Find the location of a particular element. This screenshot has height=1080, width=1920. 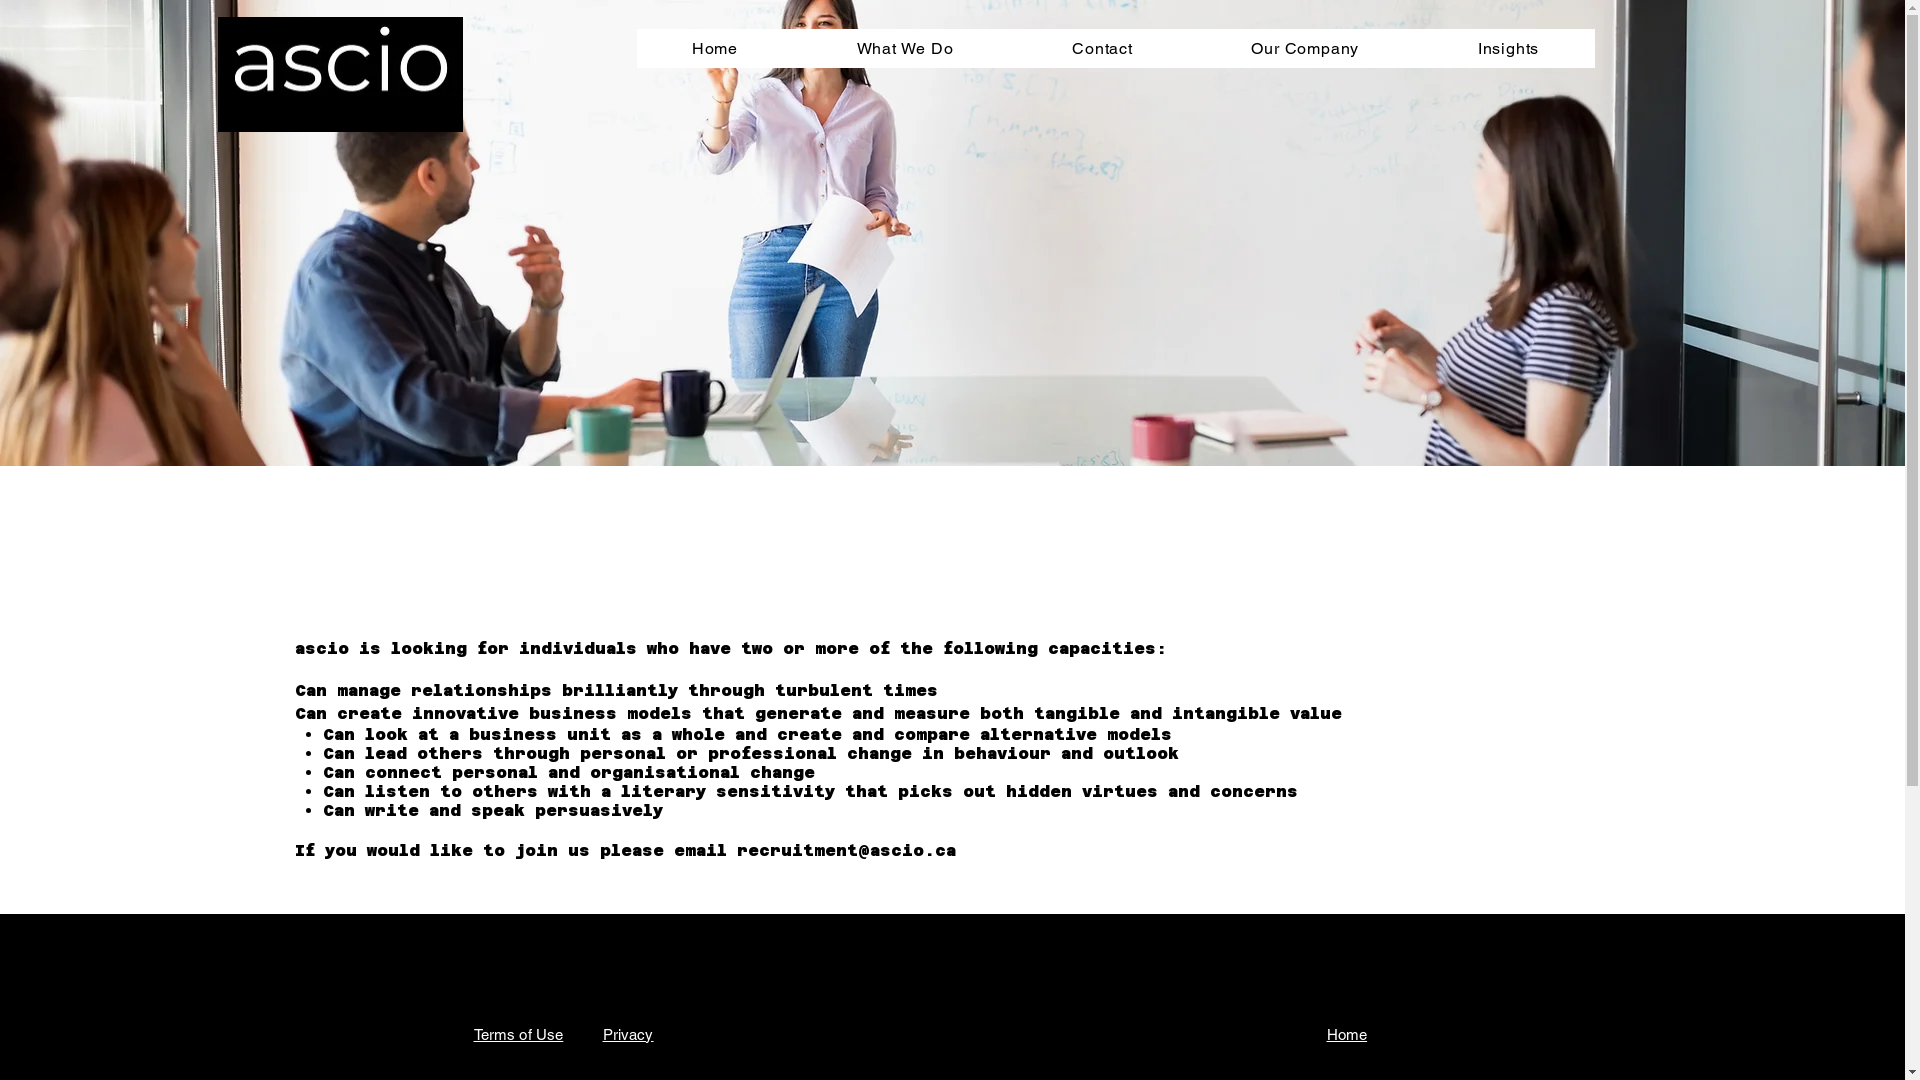

'Insights' is located at coordinates (1507, 47).